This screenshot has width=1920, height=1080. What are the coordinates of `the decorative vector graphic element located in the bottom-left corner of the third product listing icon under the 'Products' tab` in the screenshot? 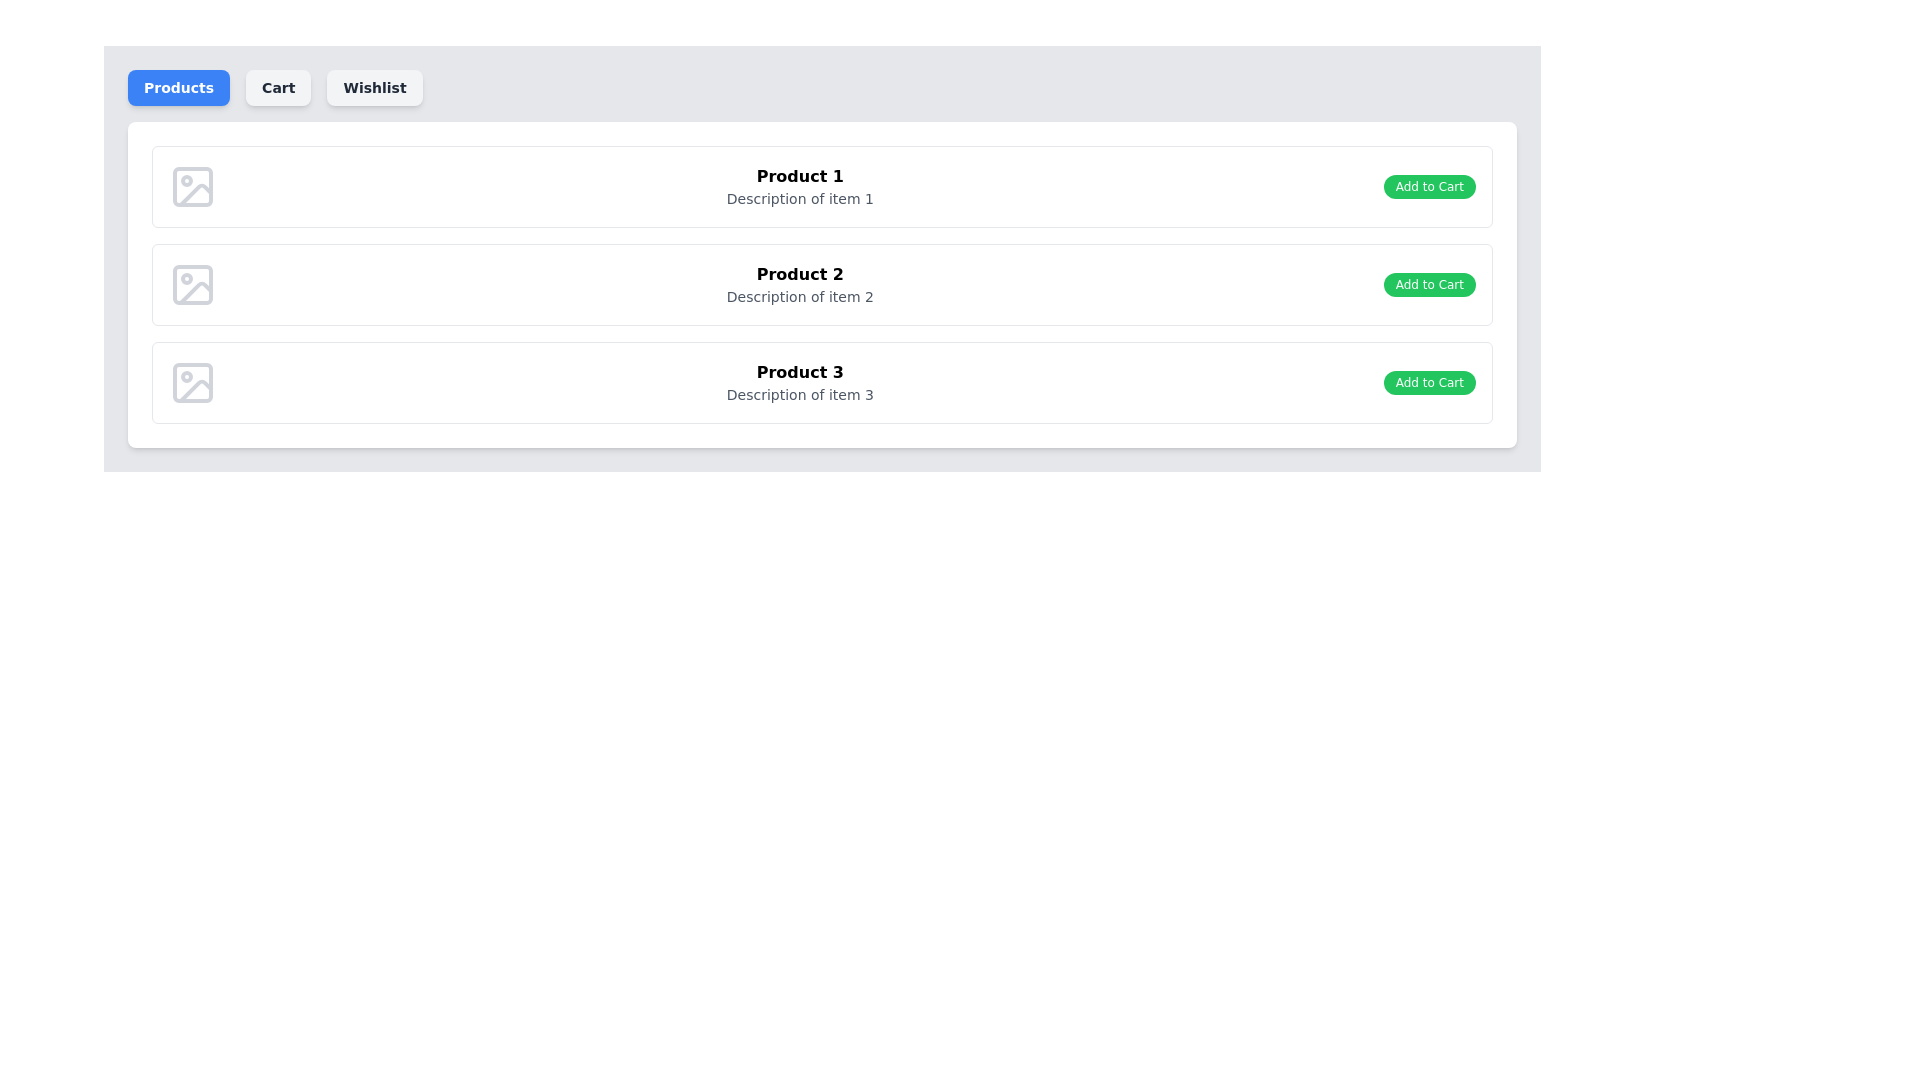 It's located at (196, 390).